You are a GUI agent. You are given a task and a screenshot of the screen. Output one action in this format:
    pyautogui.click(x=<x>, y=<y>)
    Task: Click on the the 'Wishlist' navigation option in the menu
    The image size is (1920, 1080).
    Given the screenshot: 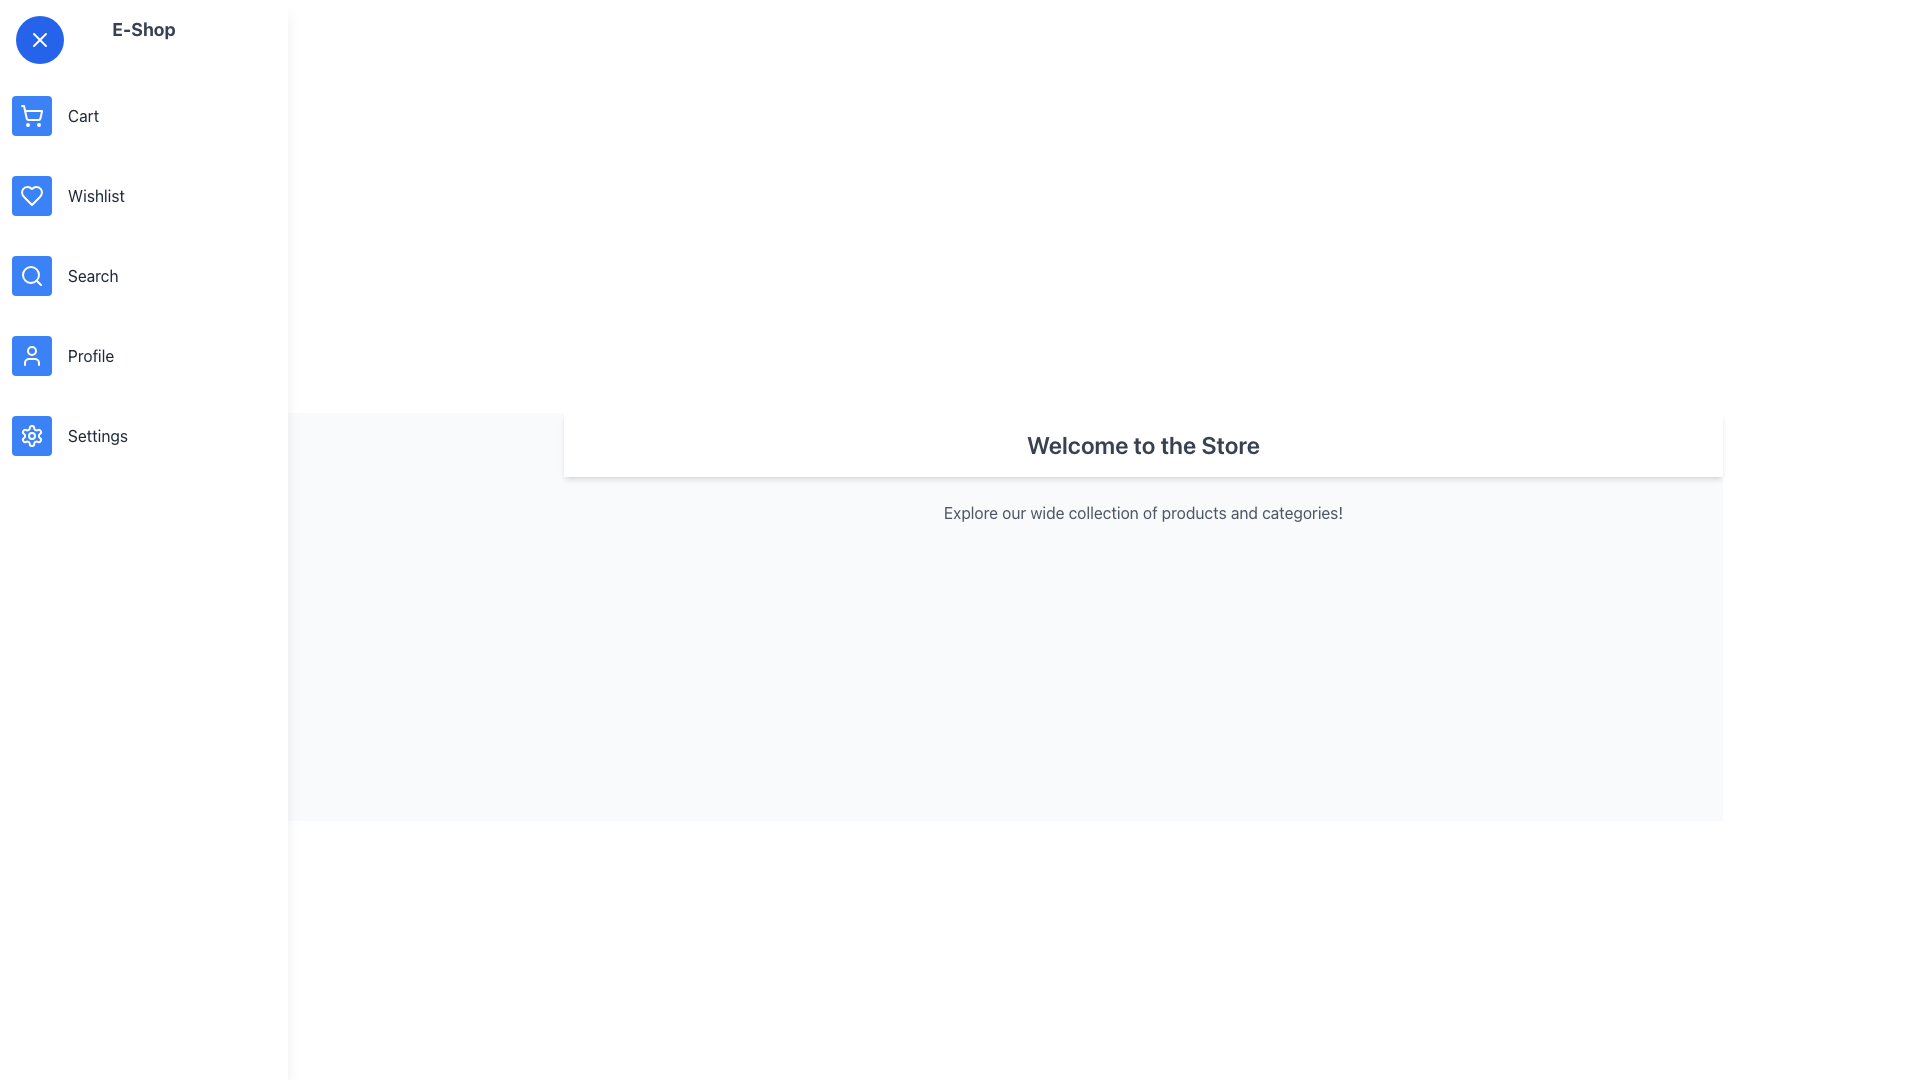 What is the action you would take?
    pyautogui.click(x=95, y=196)
    